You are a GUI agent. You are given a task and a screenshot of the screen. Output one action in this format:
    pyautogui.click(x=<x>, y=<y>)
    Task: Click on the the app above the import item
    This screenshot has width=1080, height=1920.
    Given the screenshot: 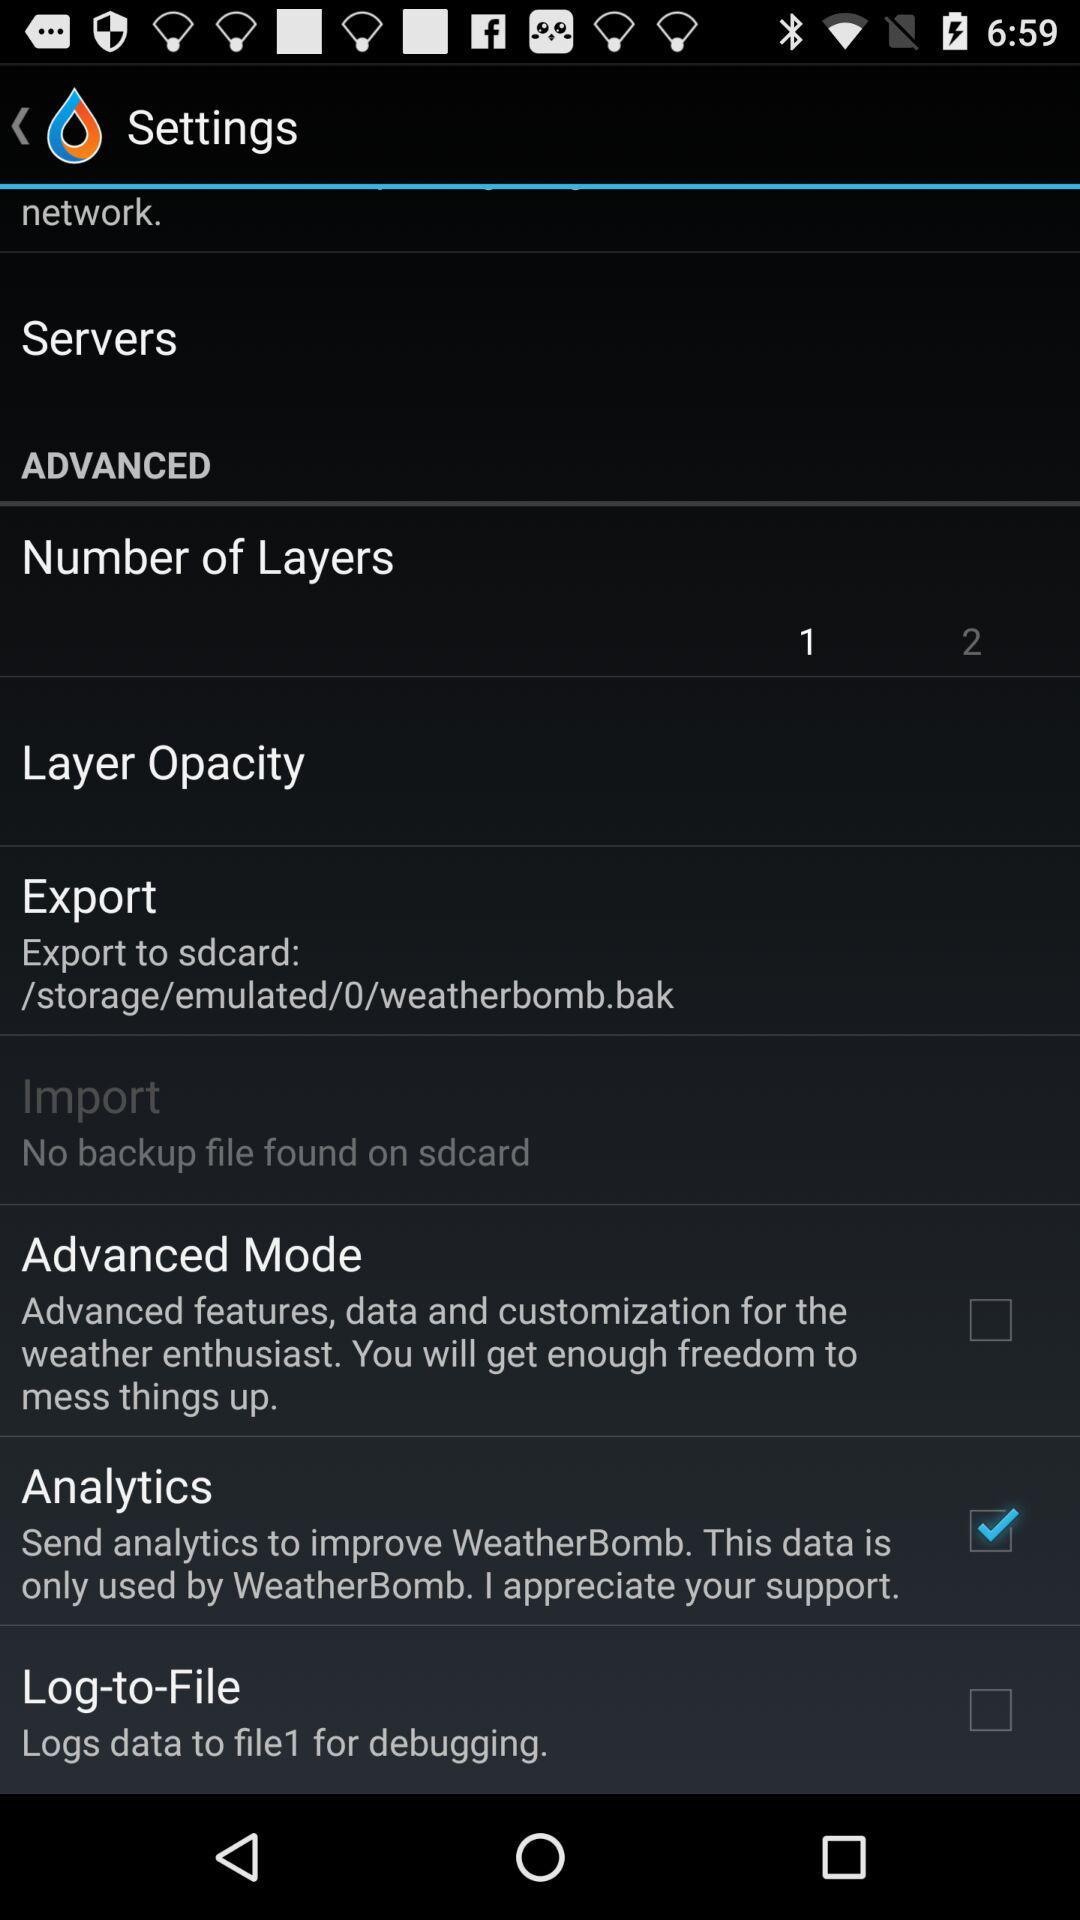 What is the action you would take?
    pyautogui.click(x=346, y=972)
    